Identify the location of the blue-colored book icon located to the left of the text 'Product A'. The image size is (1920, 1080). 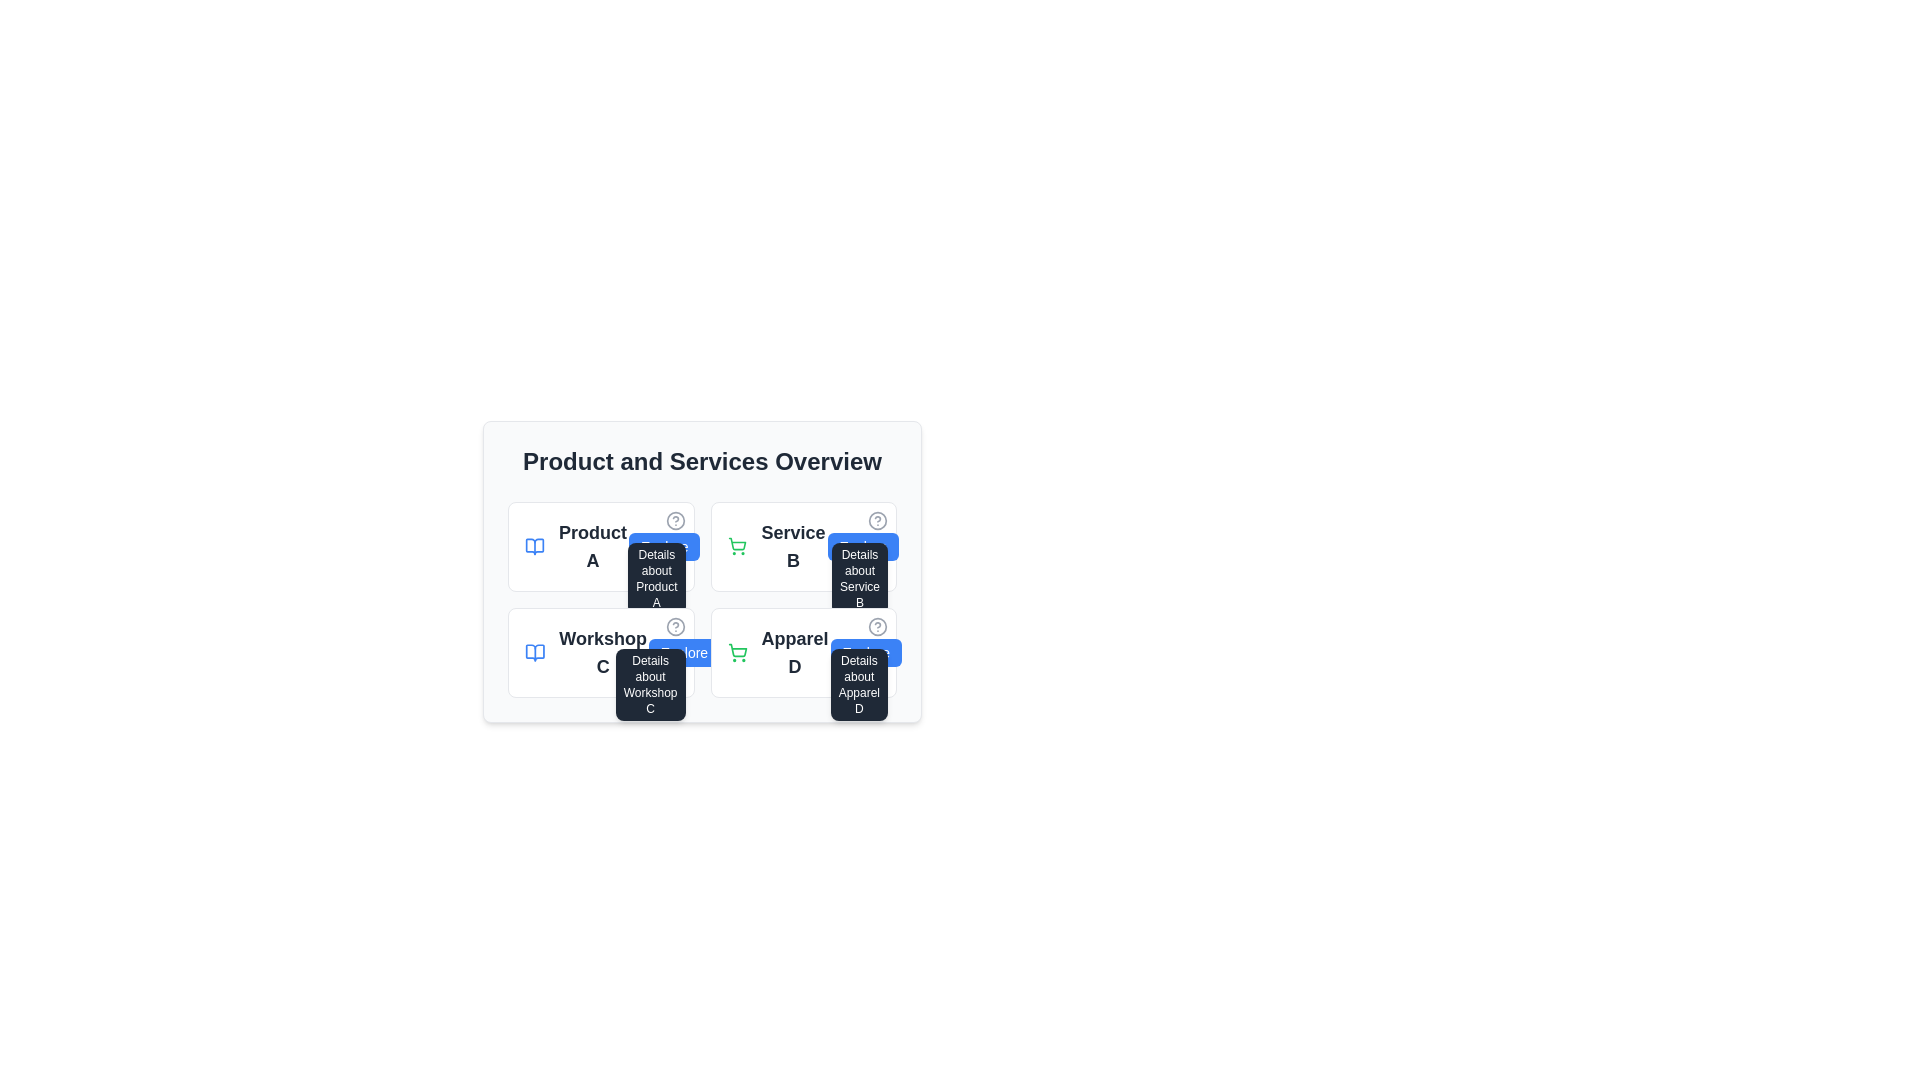
(535, 547).